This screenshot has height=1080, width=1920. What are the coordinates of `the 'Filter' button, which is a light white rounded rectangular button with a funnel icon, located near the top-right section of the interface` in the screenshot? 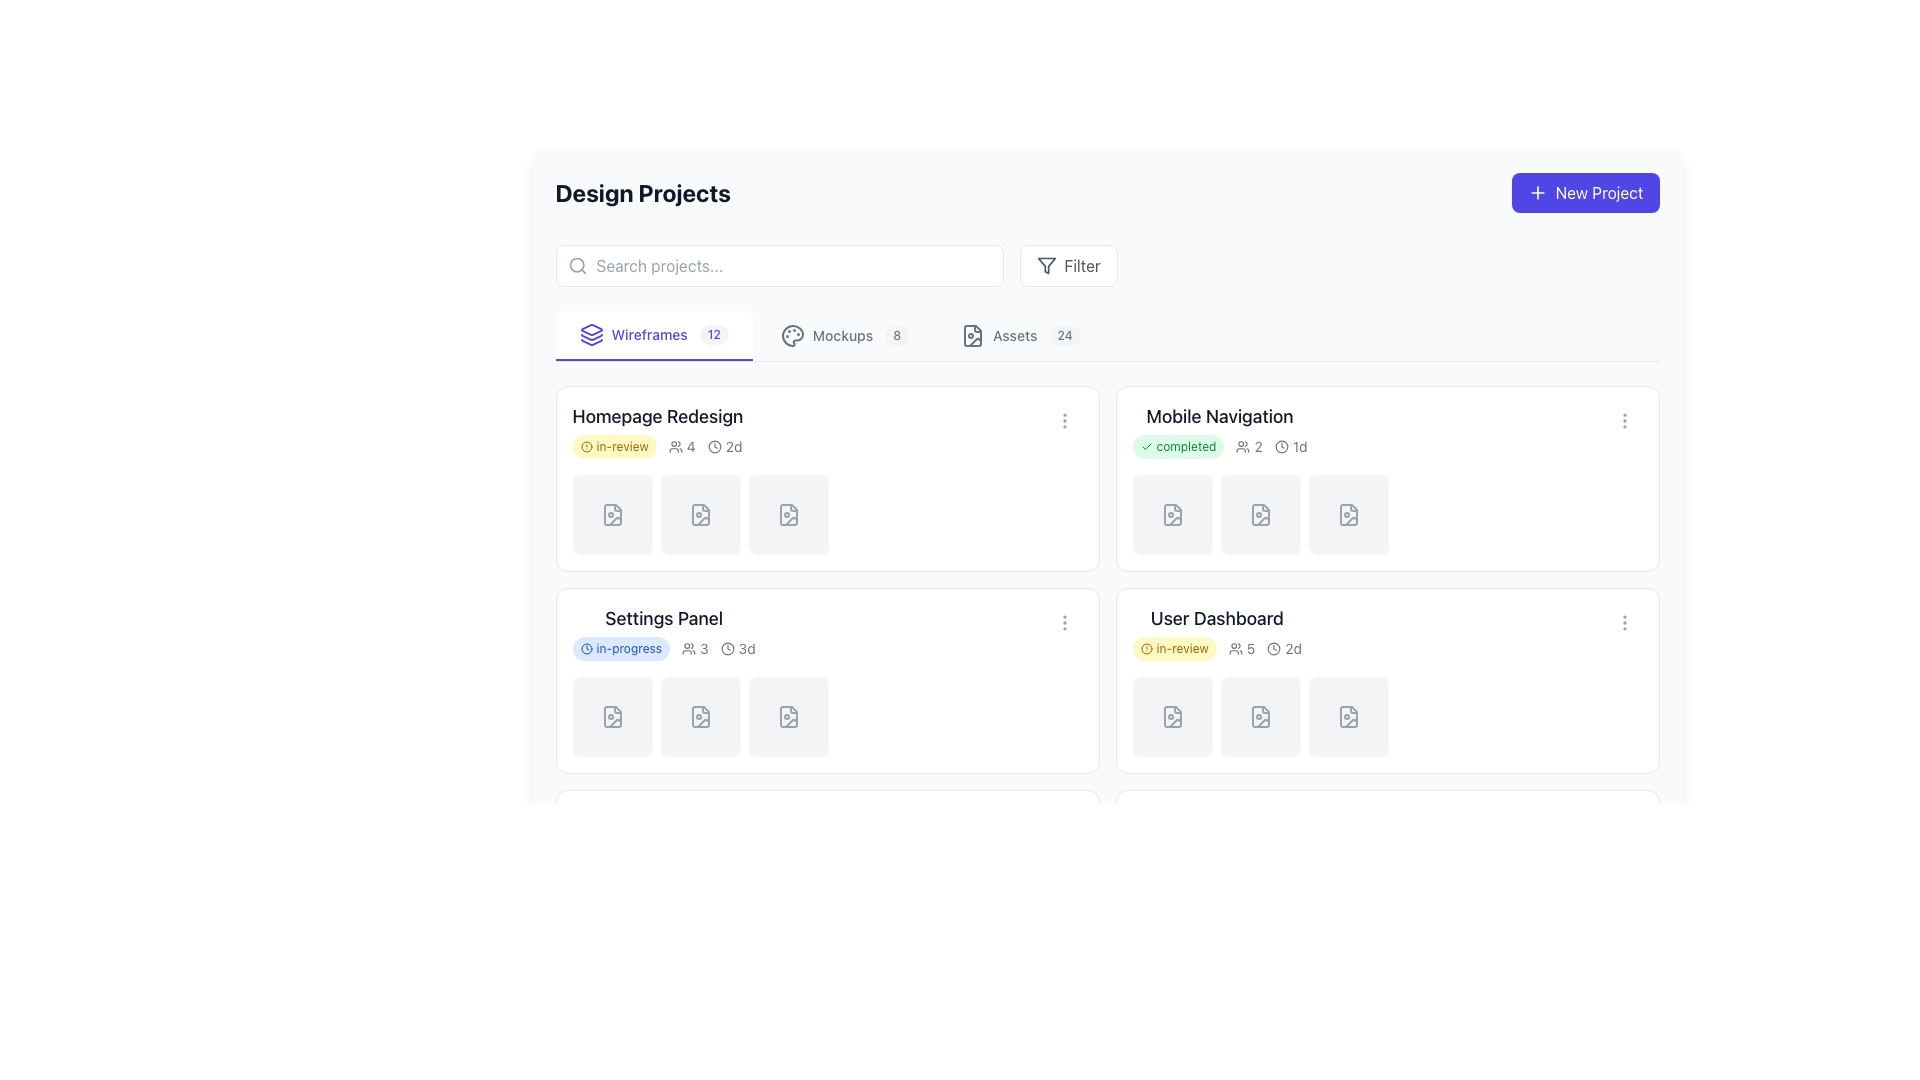 It's located at (1067, 265).